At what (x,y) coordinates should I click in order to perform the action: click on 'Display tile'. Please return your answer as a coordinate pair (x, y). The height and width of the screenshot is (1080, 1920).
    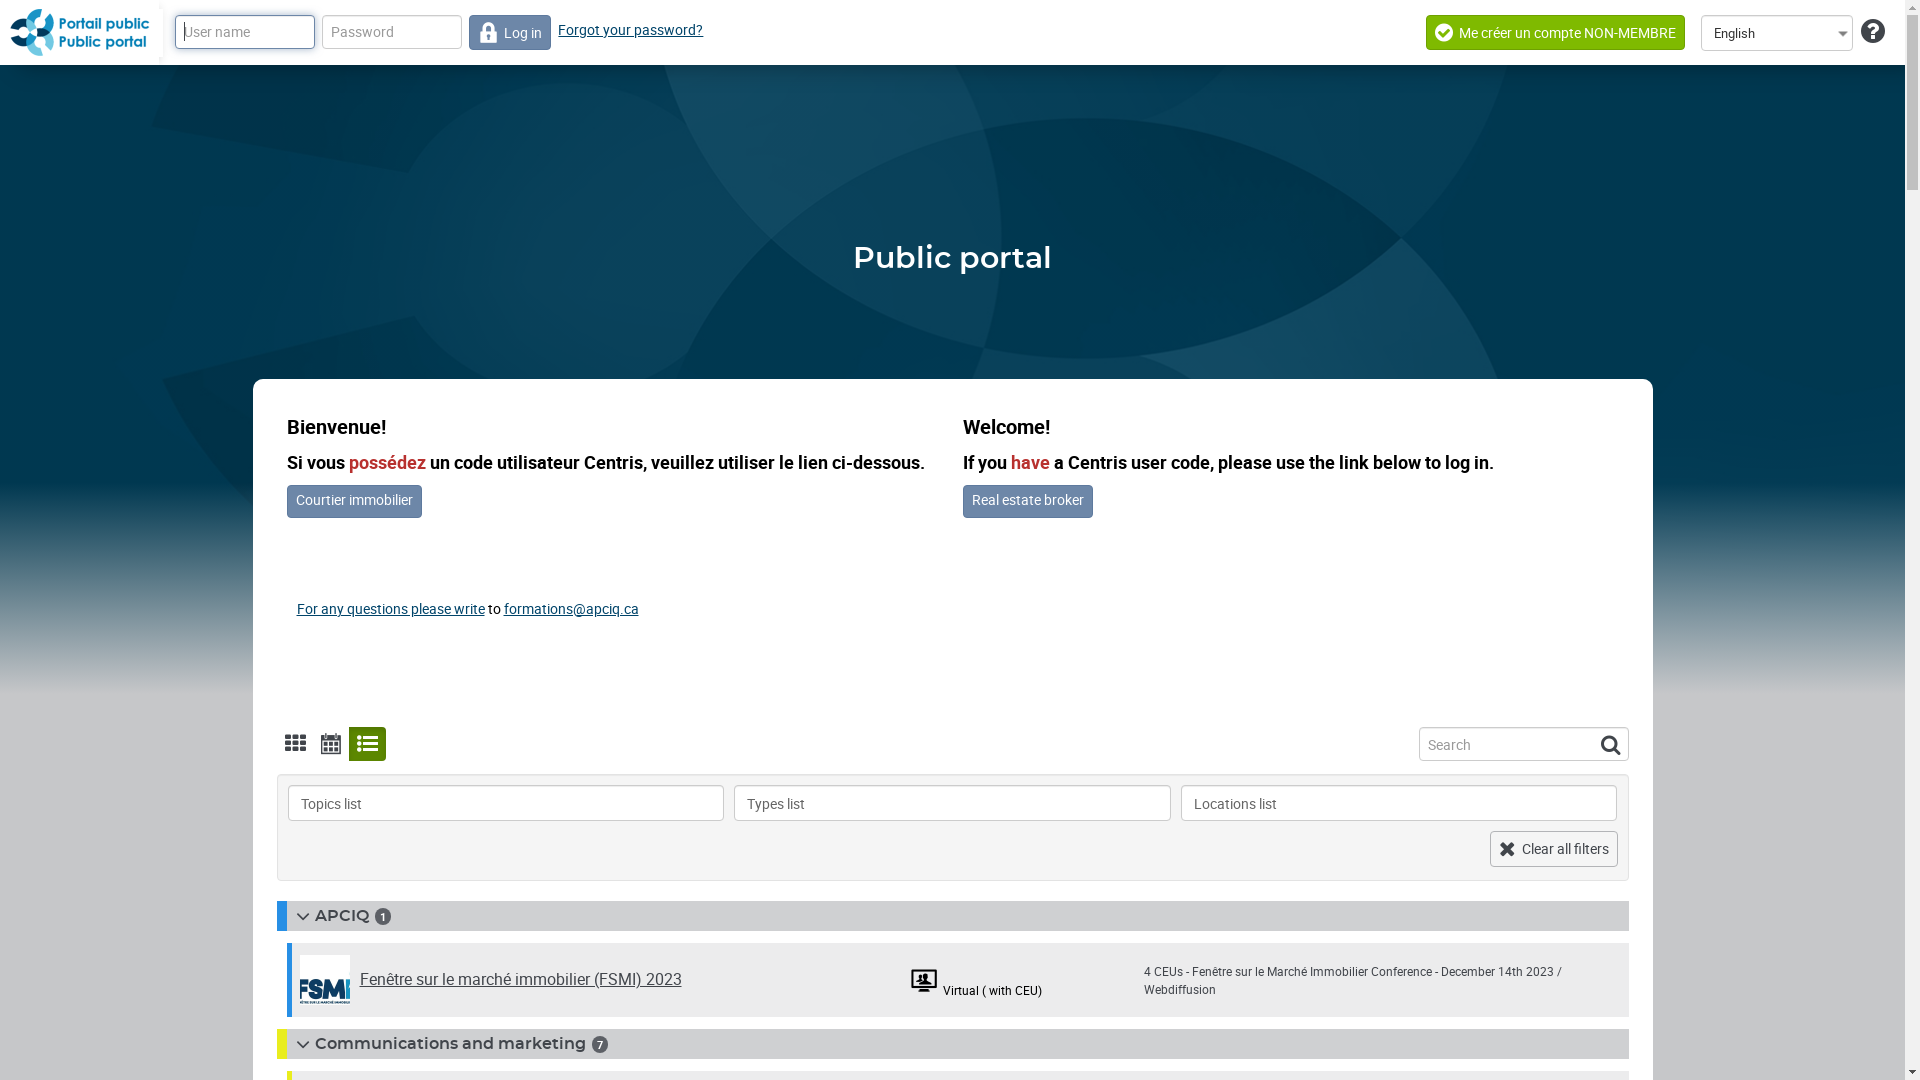
    Looking at the image, I should click on (293, 744).